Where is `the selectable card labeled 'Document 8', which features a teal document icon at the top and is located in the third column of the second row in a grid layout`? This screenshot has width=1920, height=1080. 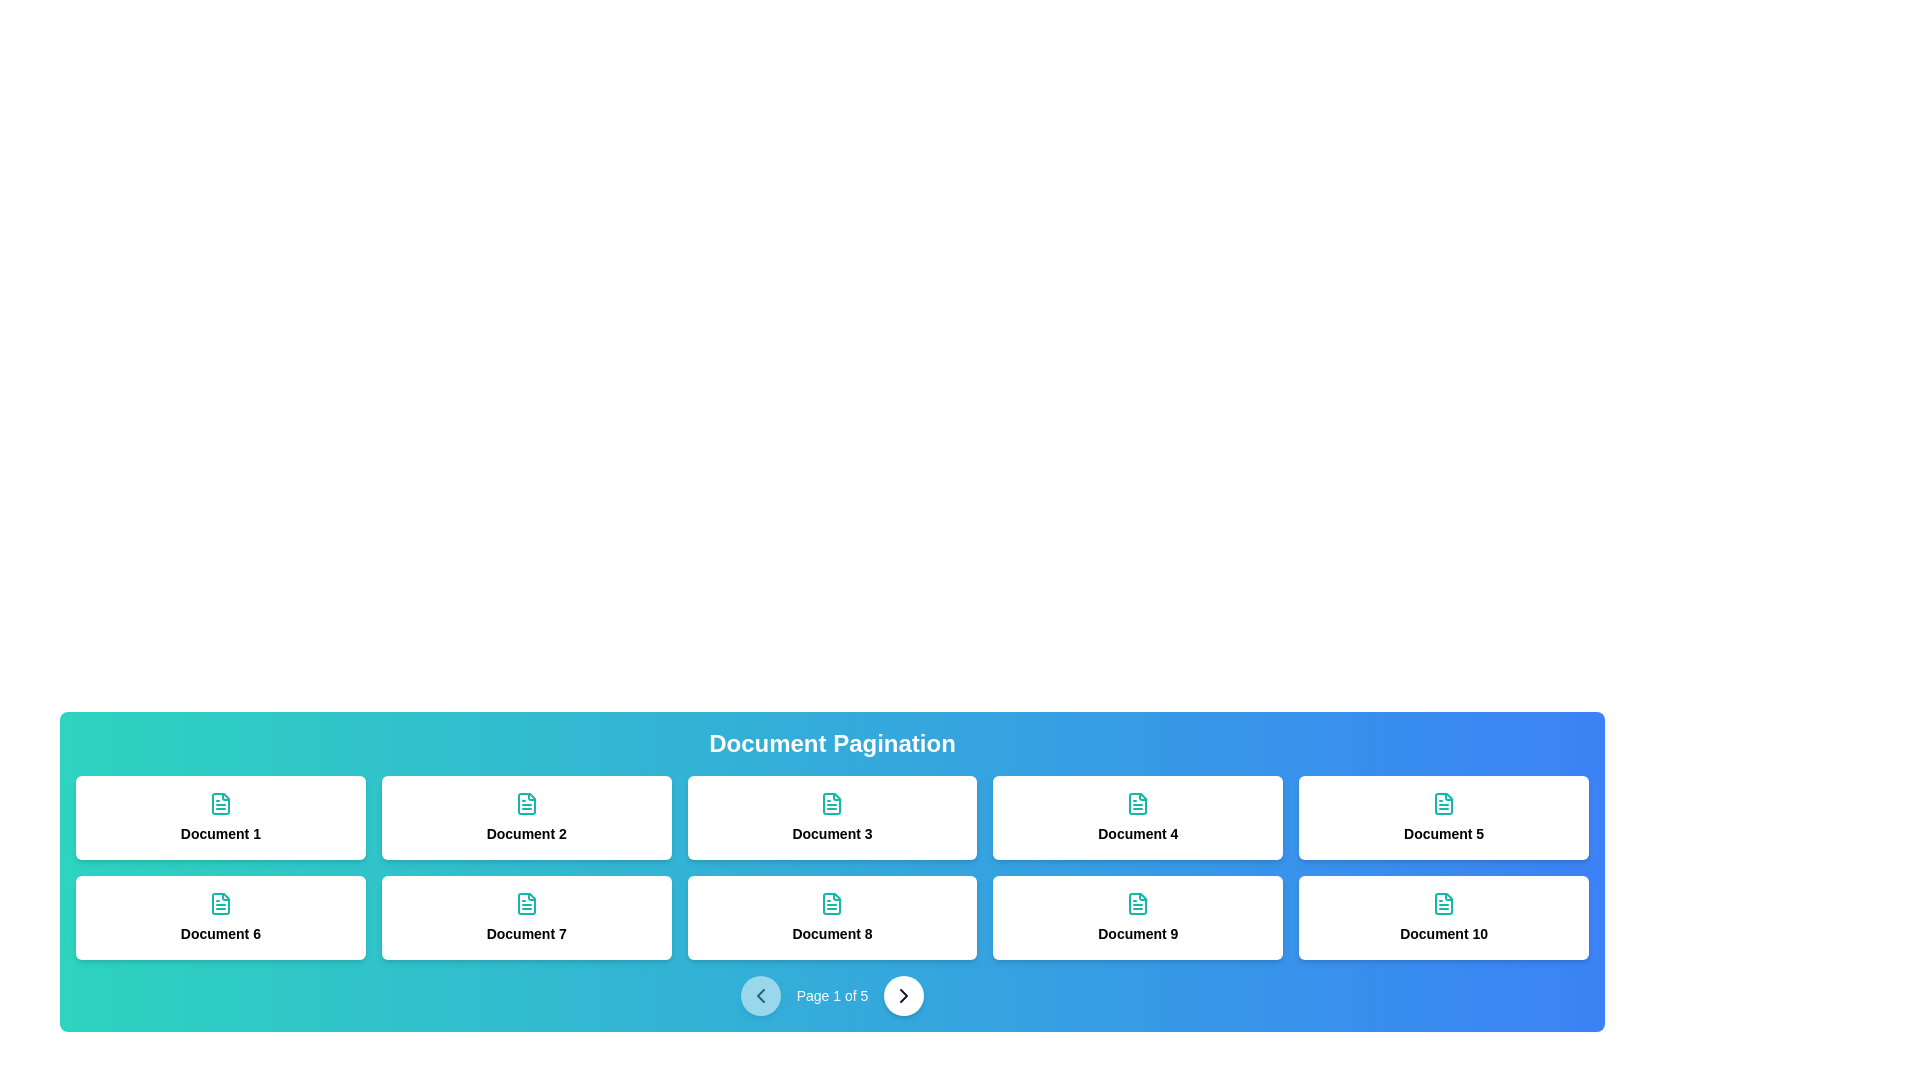
the selectable card labeled 'Document 8', which features a teal document icon at the top and is located in the third column of the second row in a grid layout is located at coordinates (832, 918).